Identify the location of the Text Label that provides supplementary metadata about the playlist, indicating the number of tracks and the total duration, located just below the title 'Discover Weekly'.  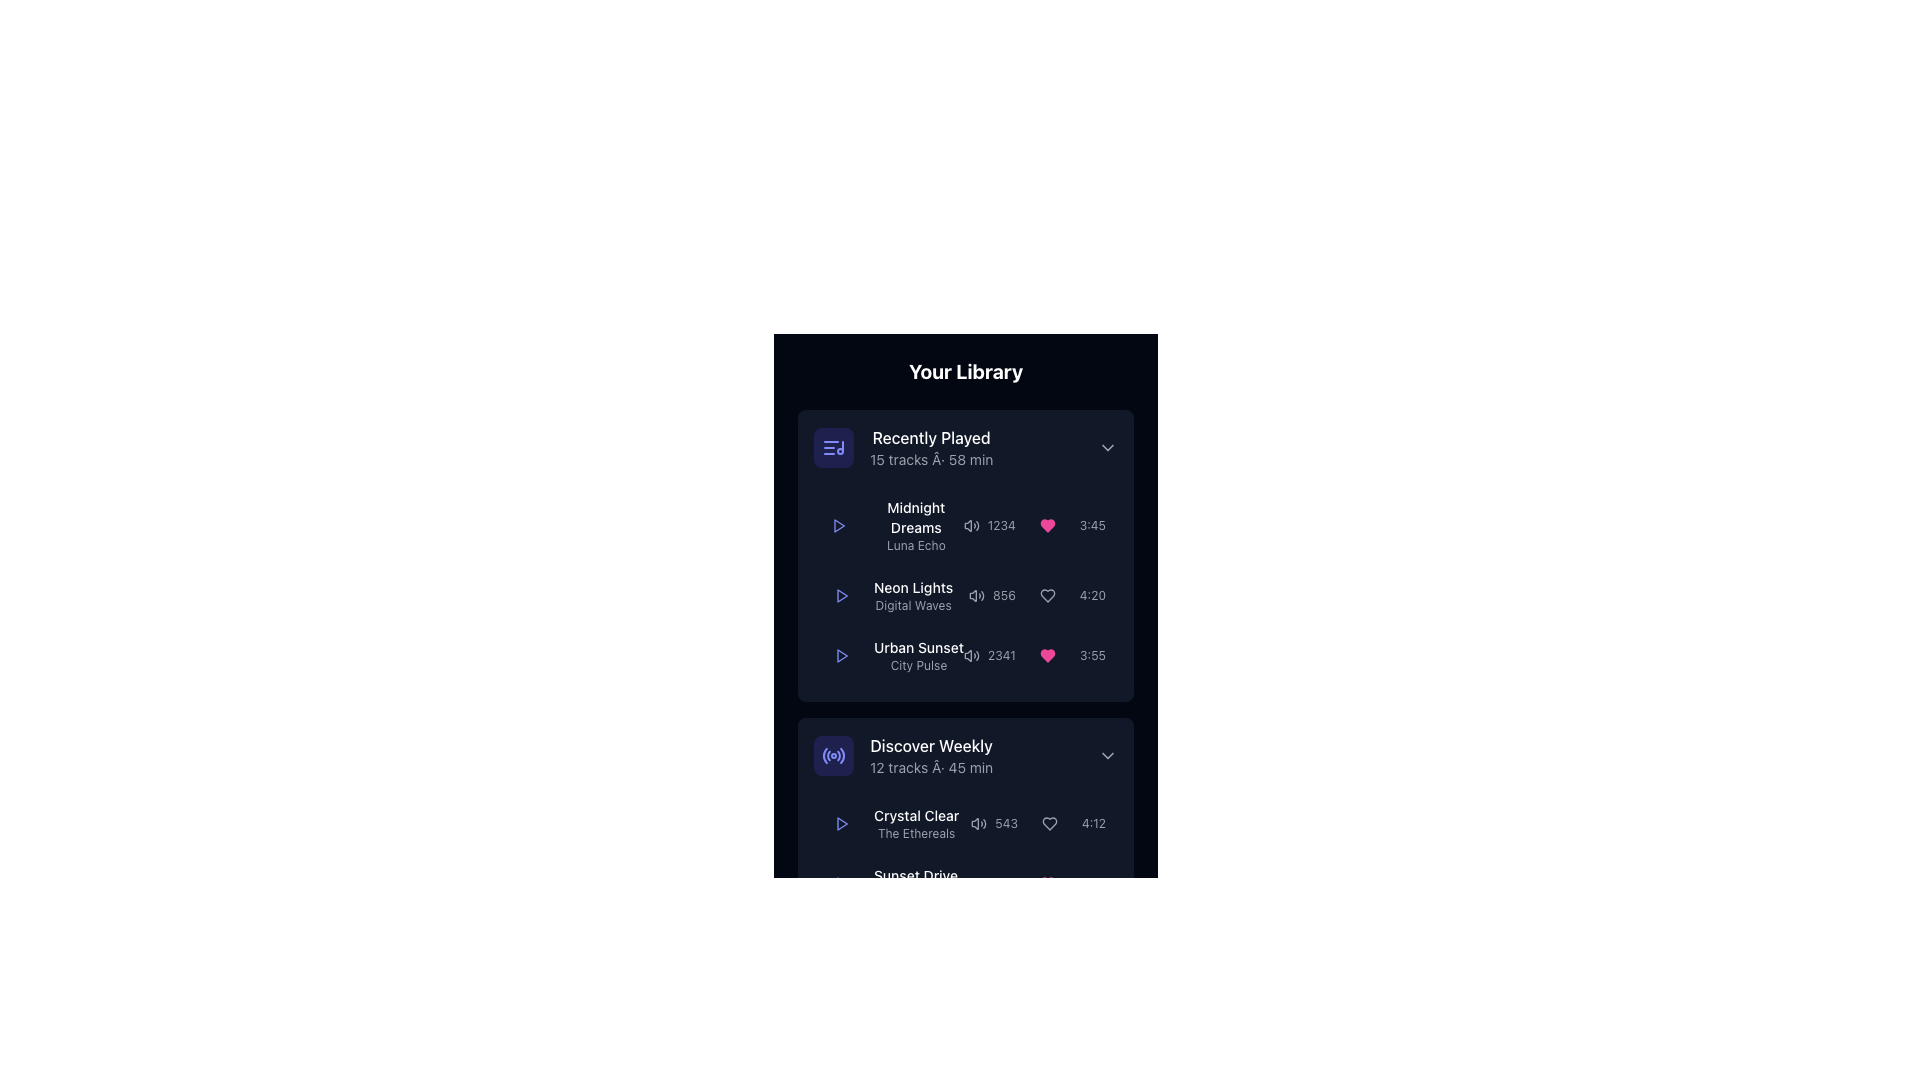
(930, 766).